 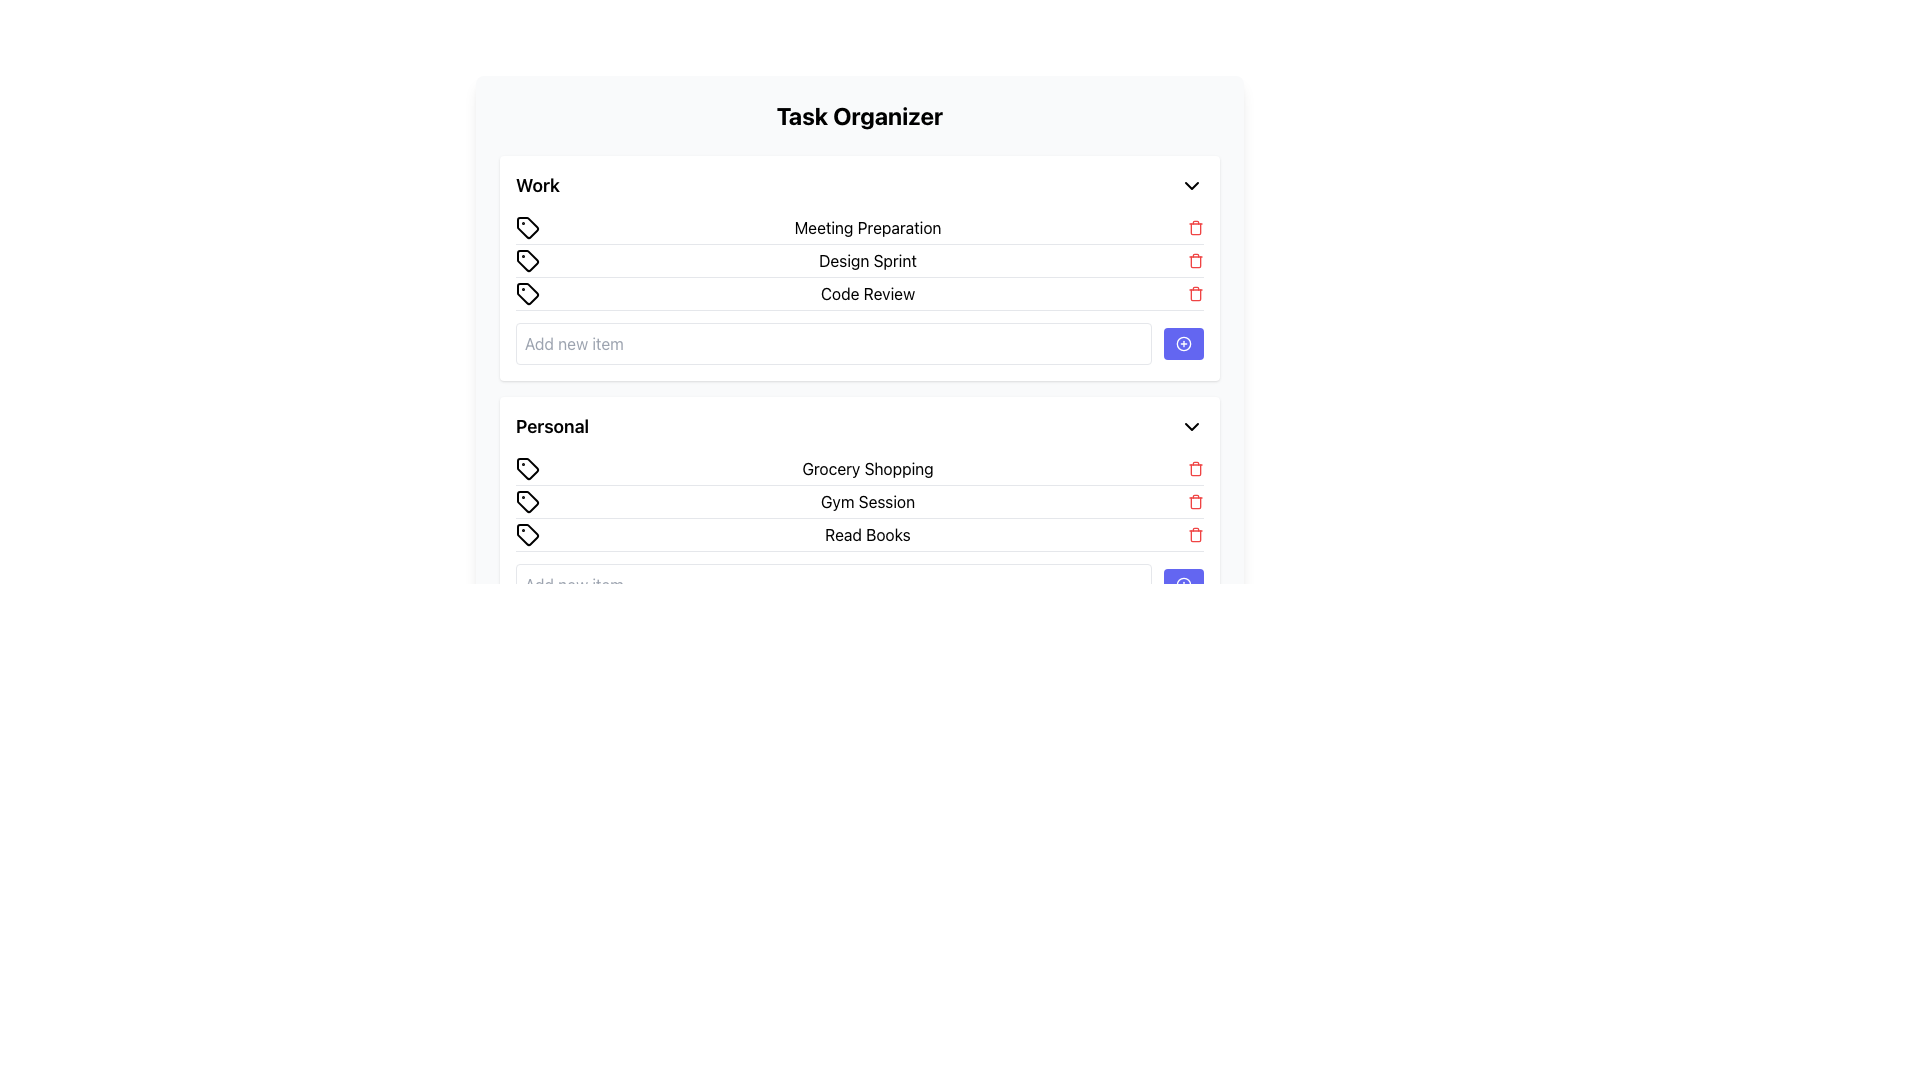 I want to click on the delete button located to the far right of the 'Design Sprint' task label, so click(x=1195, y=260).